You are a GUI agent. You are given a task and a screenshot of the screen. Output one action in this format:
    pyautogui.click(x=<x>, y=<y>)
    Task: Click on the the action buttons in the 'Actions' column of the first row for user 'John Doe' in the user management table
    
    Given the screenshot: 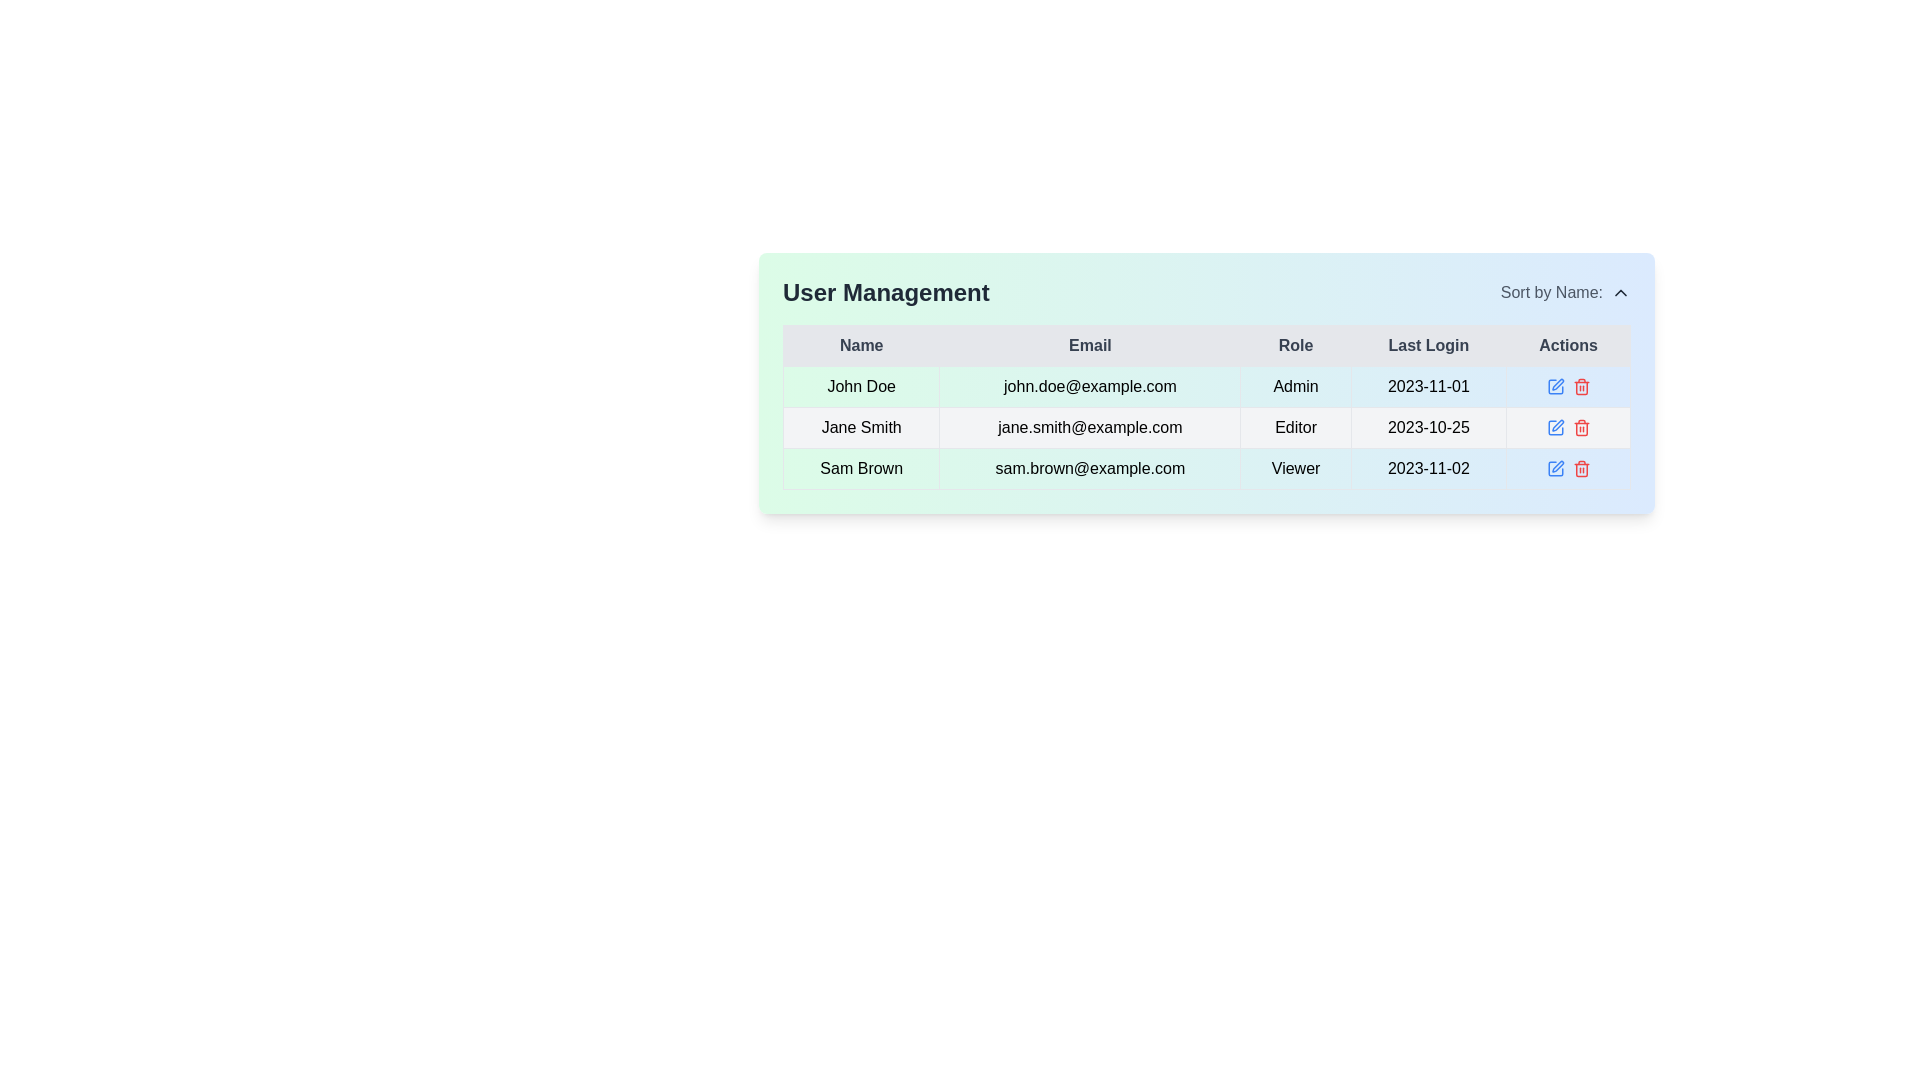 What is the action you would take?
    pyautogui.click(x=1567, y=386)
    